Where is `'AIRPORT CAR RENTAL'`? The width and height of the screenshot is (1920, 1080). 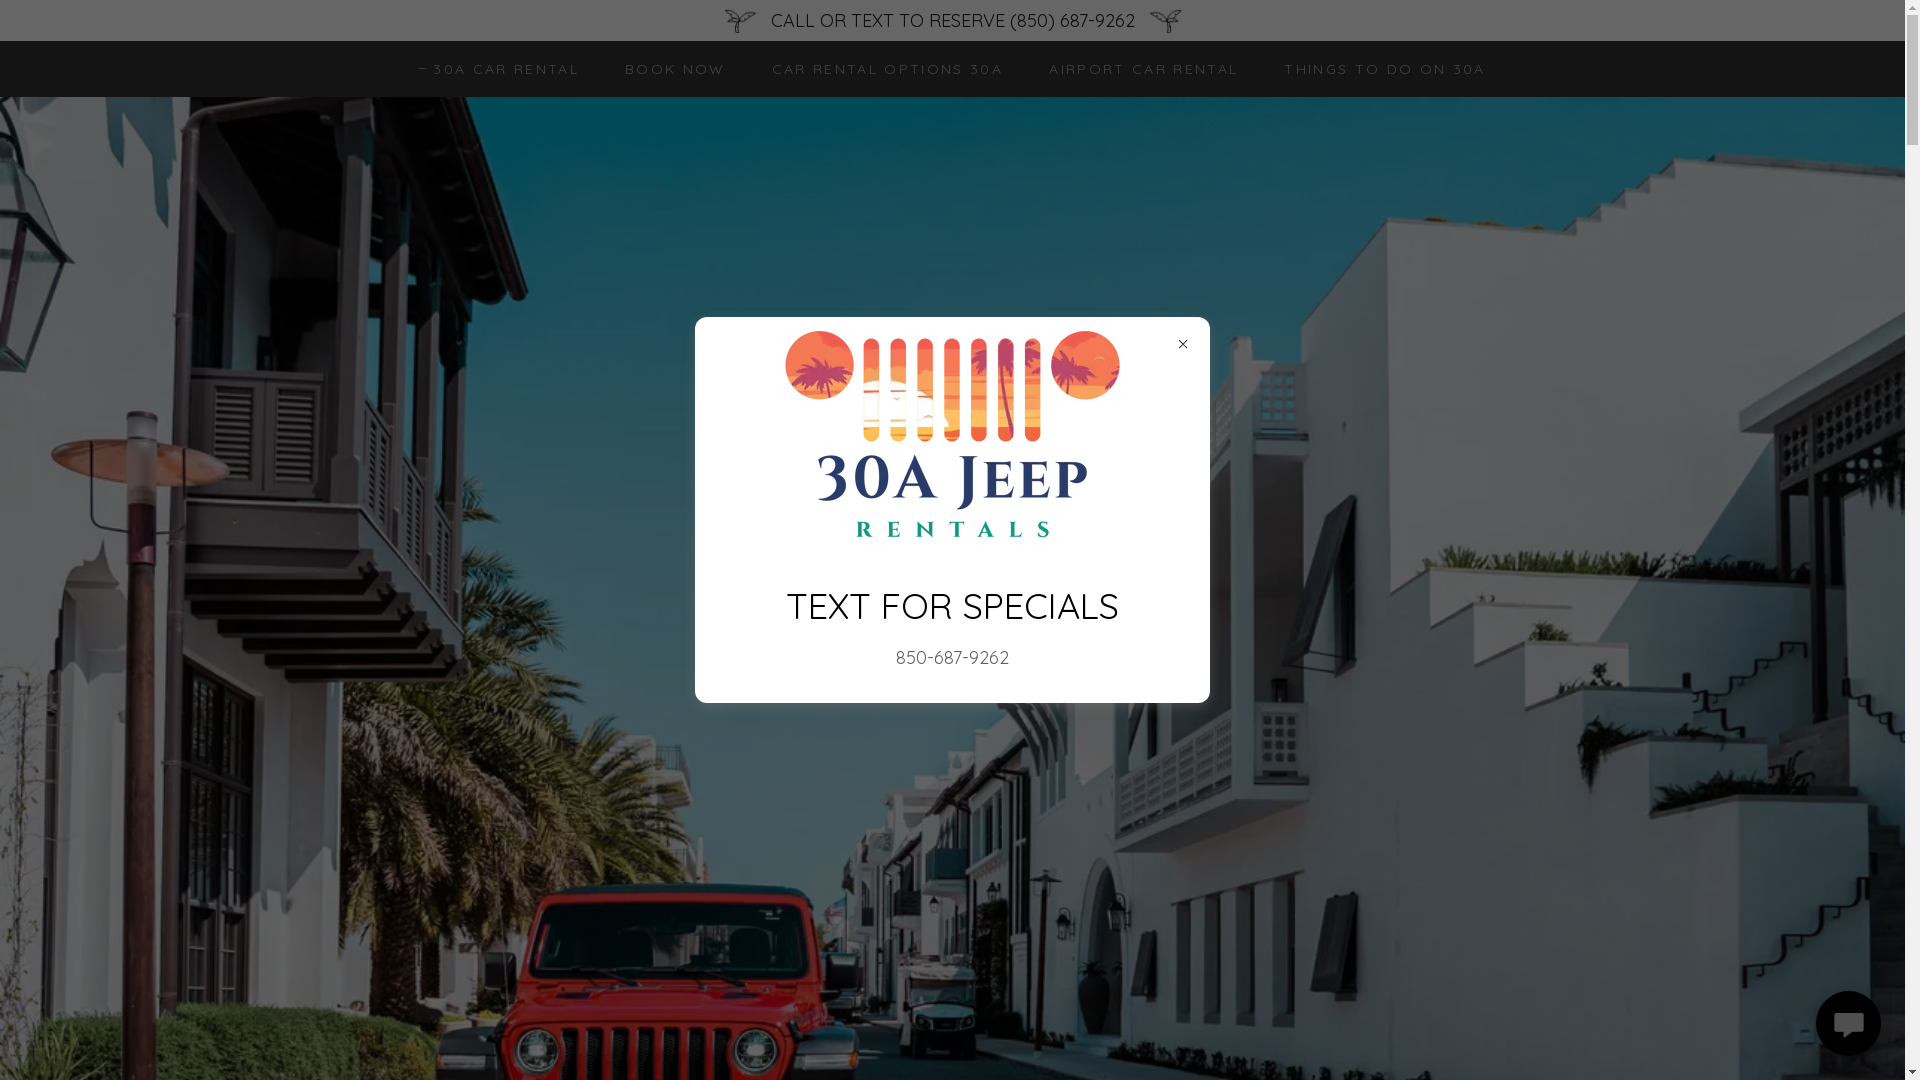
'AIRPORT CAR RENTAL' is located at coordinates (1136, 68).